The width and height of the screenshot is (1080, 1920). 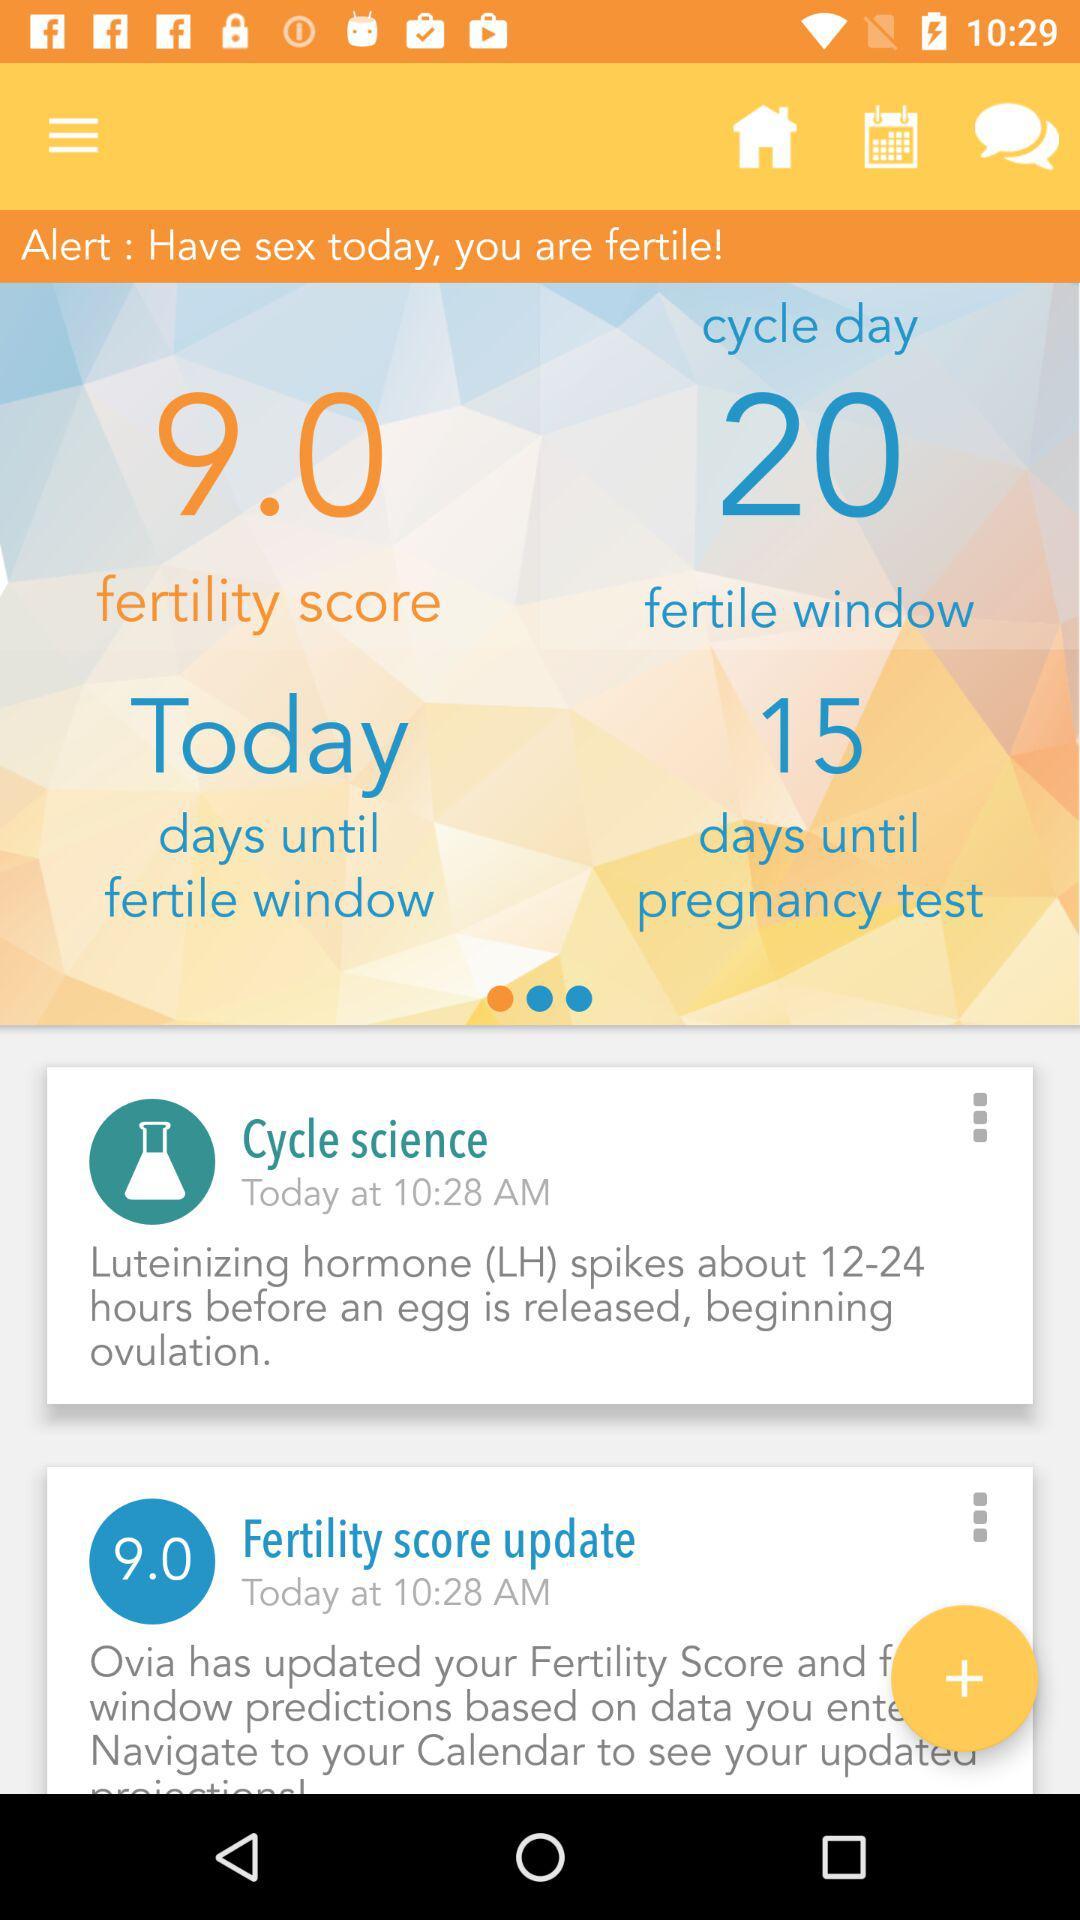 What do you see at coordinates (963, 1678) in the screenshot?
I see `the add icon` at bounding box center [963, 1678].